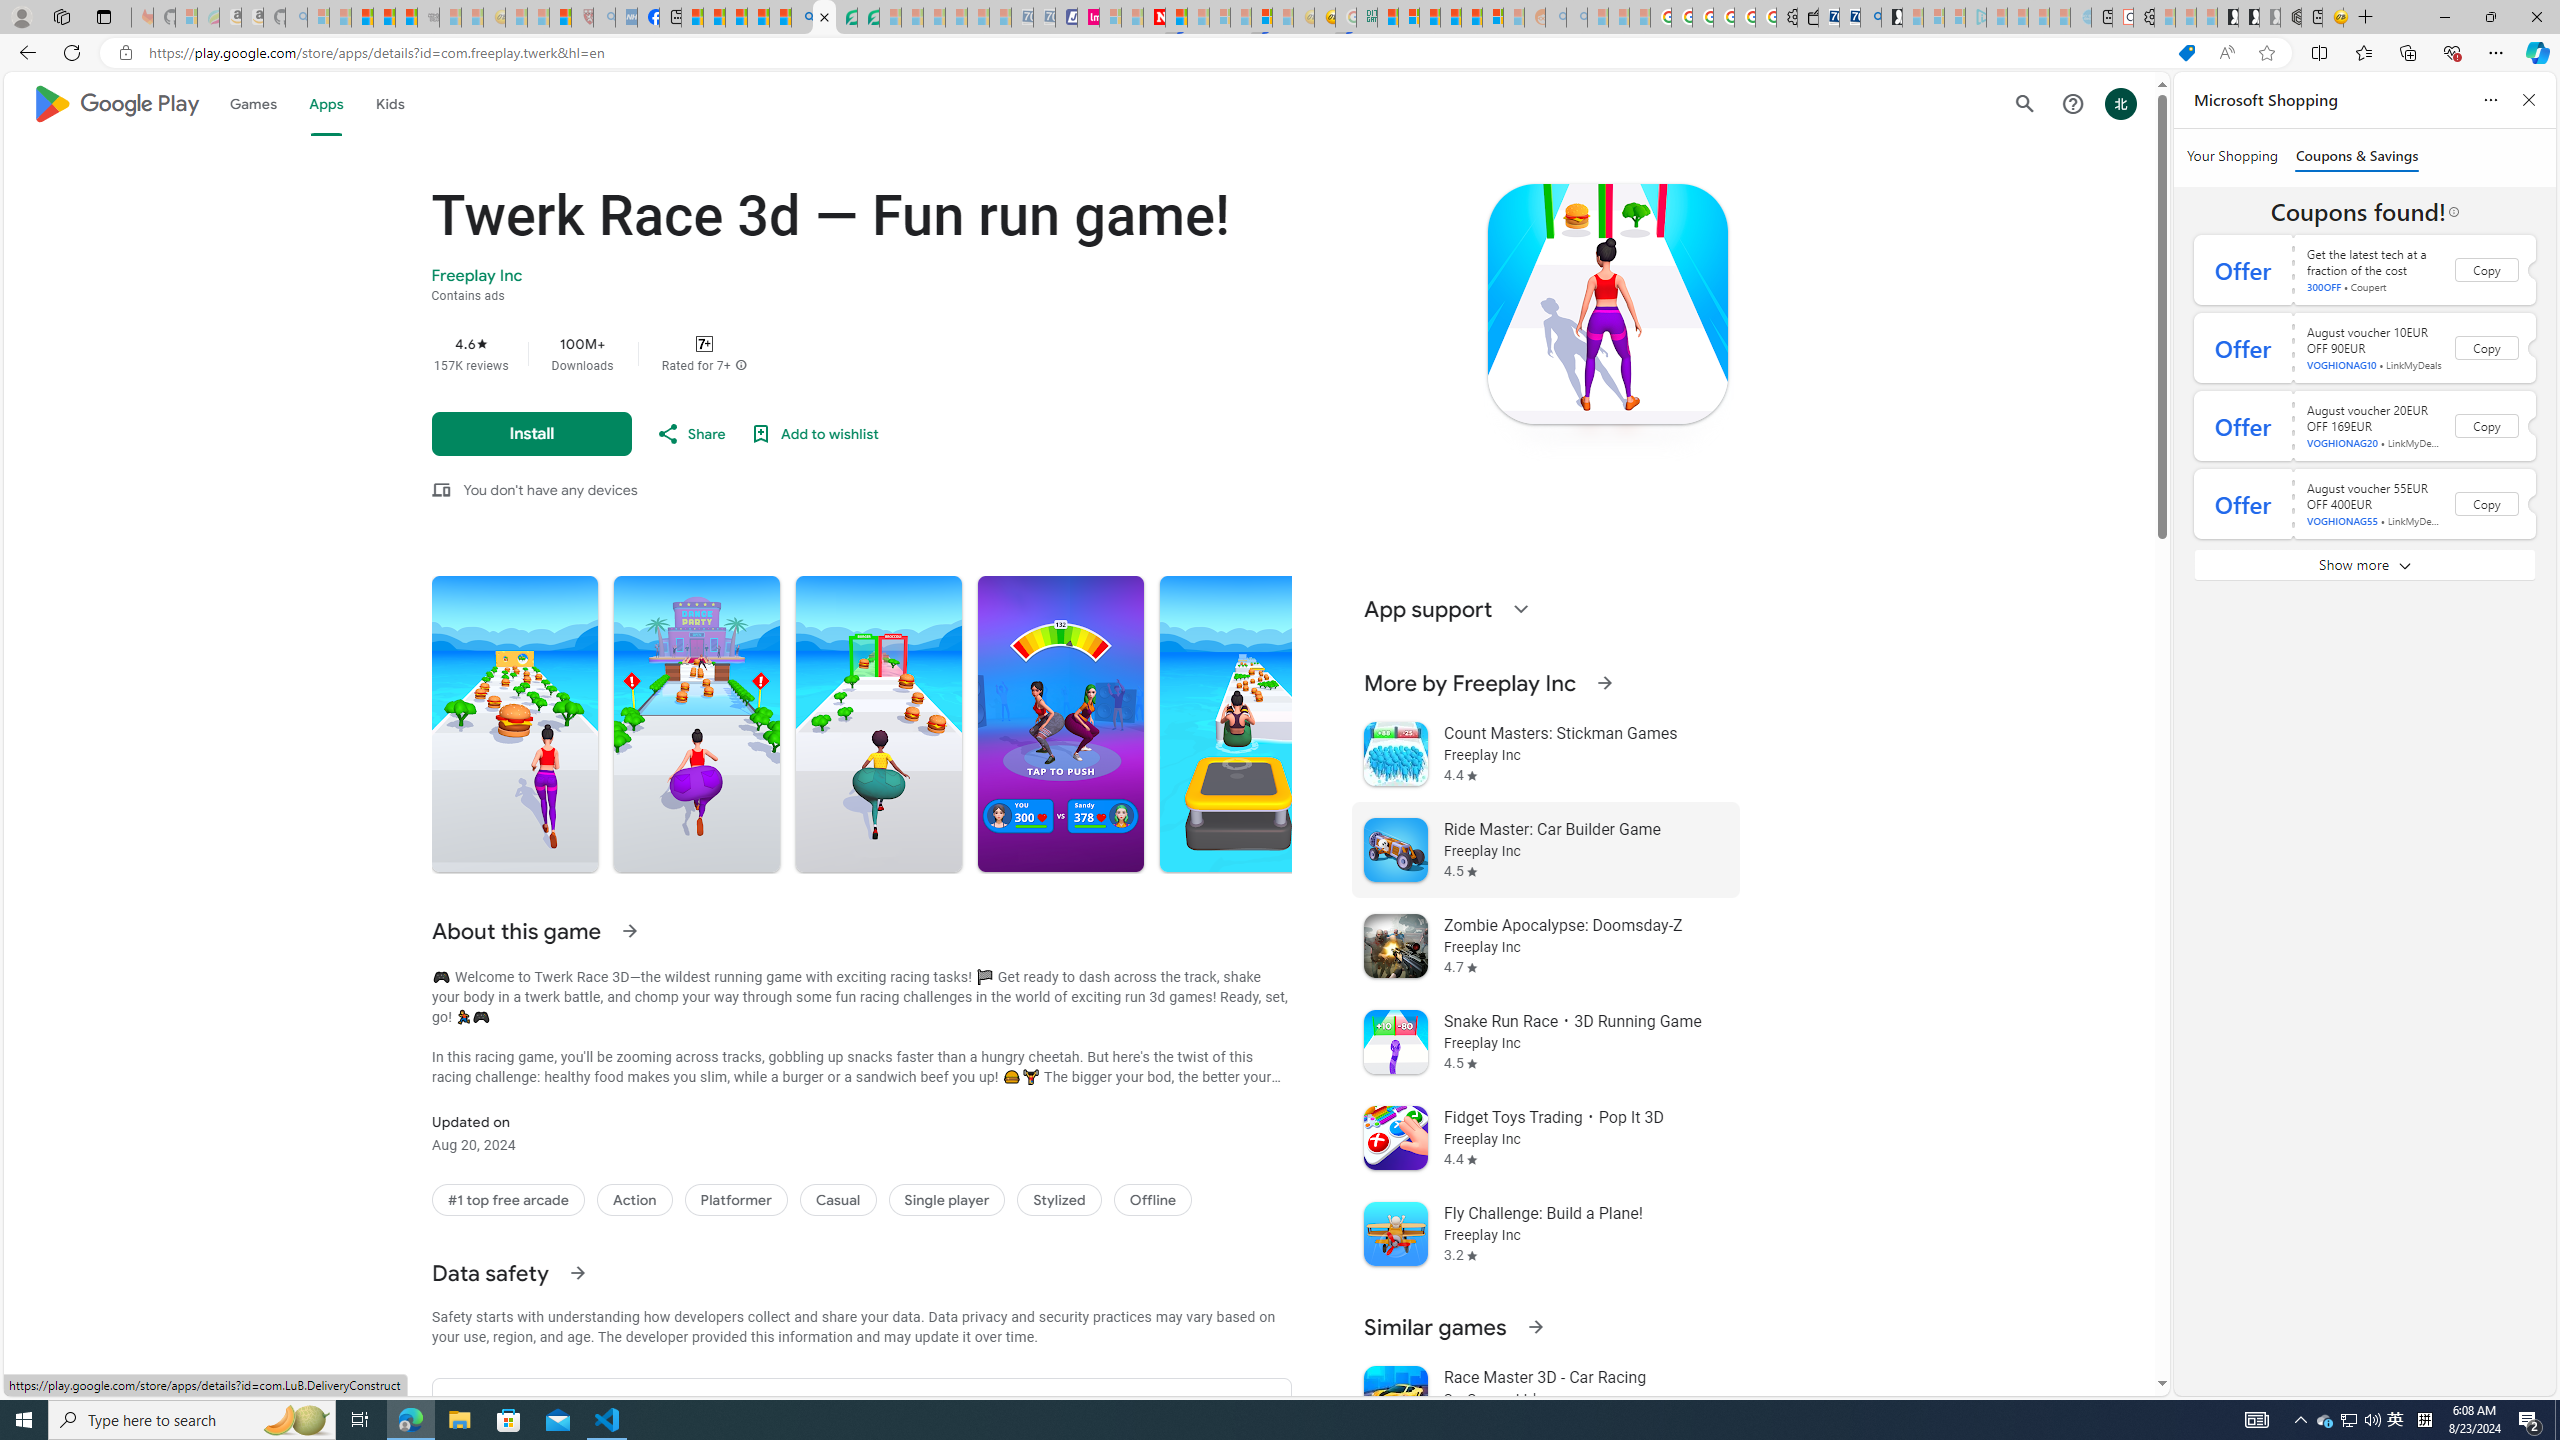  I want to click on 'Single player', so click(946, 1199).